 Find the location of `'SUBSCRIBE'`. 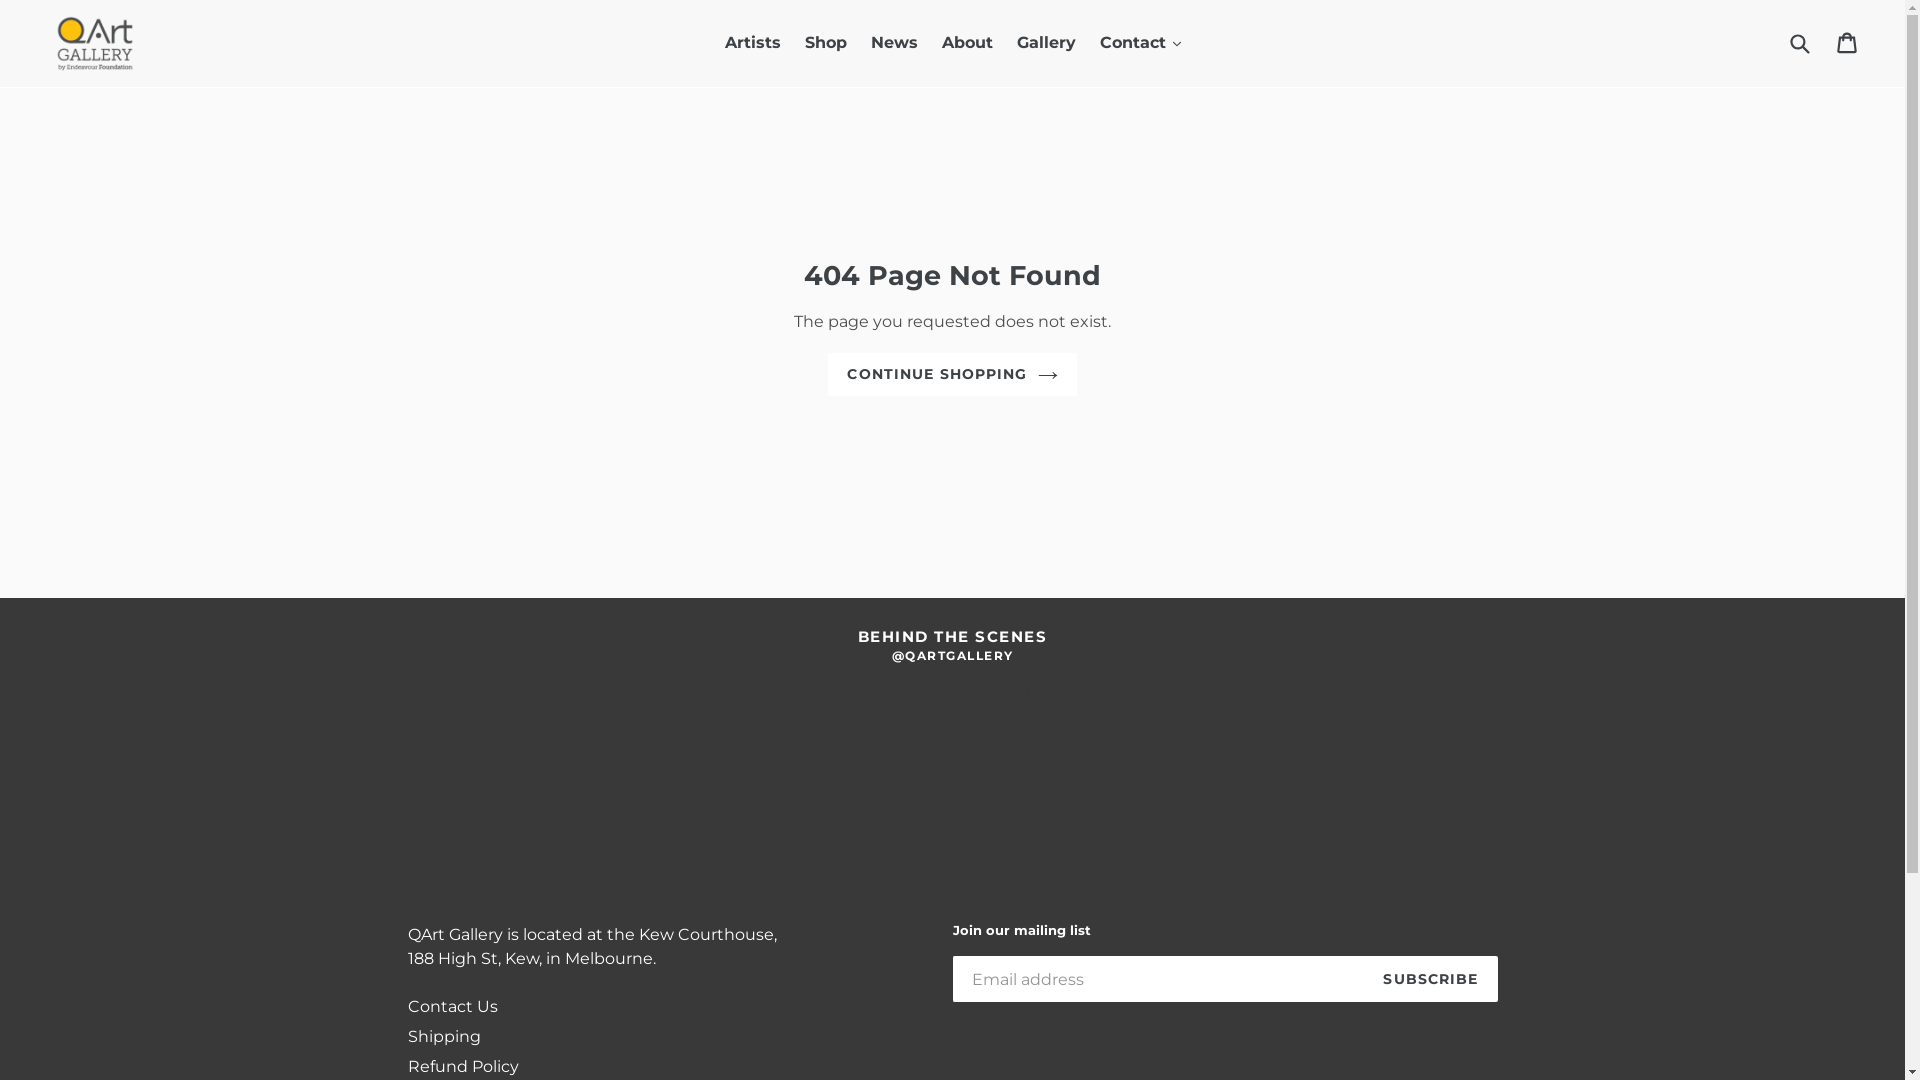

'SUBSCRIBE' is located at coordinates (1362, 978).